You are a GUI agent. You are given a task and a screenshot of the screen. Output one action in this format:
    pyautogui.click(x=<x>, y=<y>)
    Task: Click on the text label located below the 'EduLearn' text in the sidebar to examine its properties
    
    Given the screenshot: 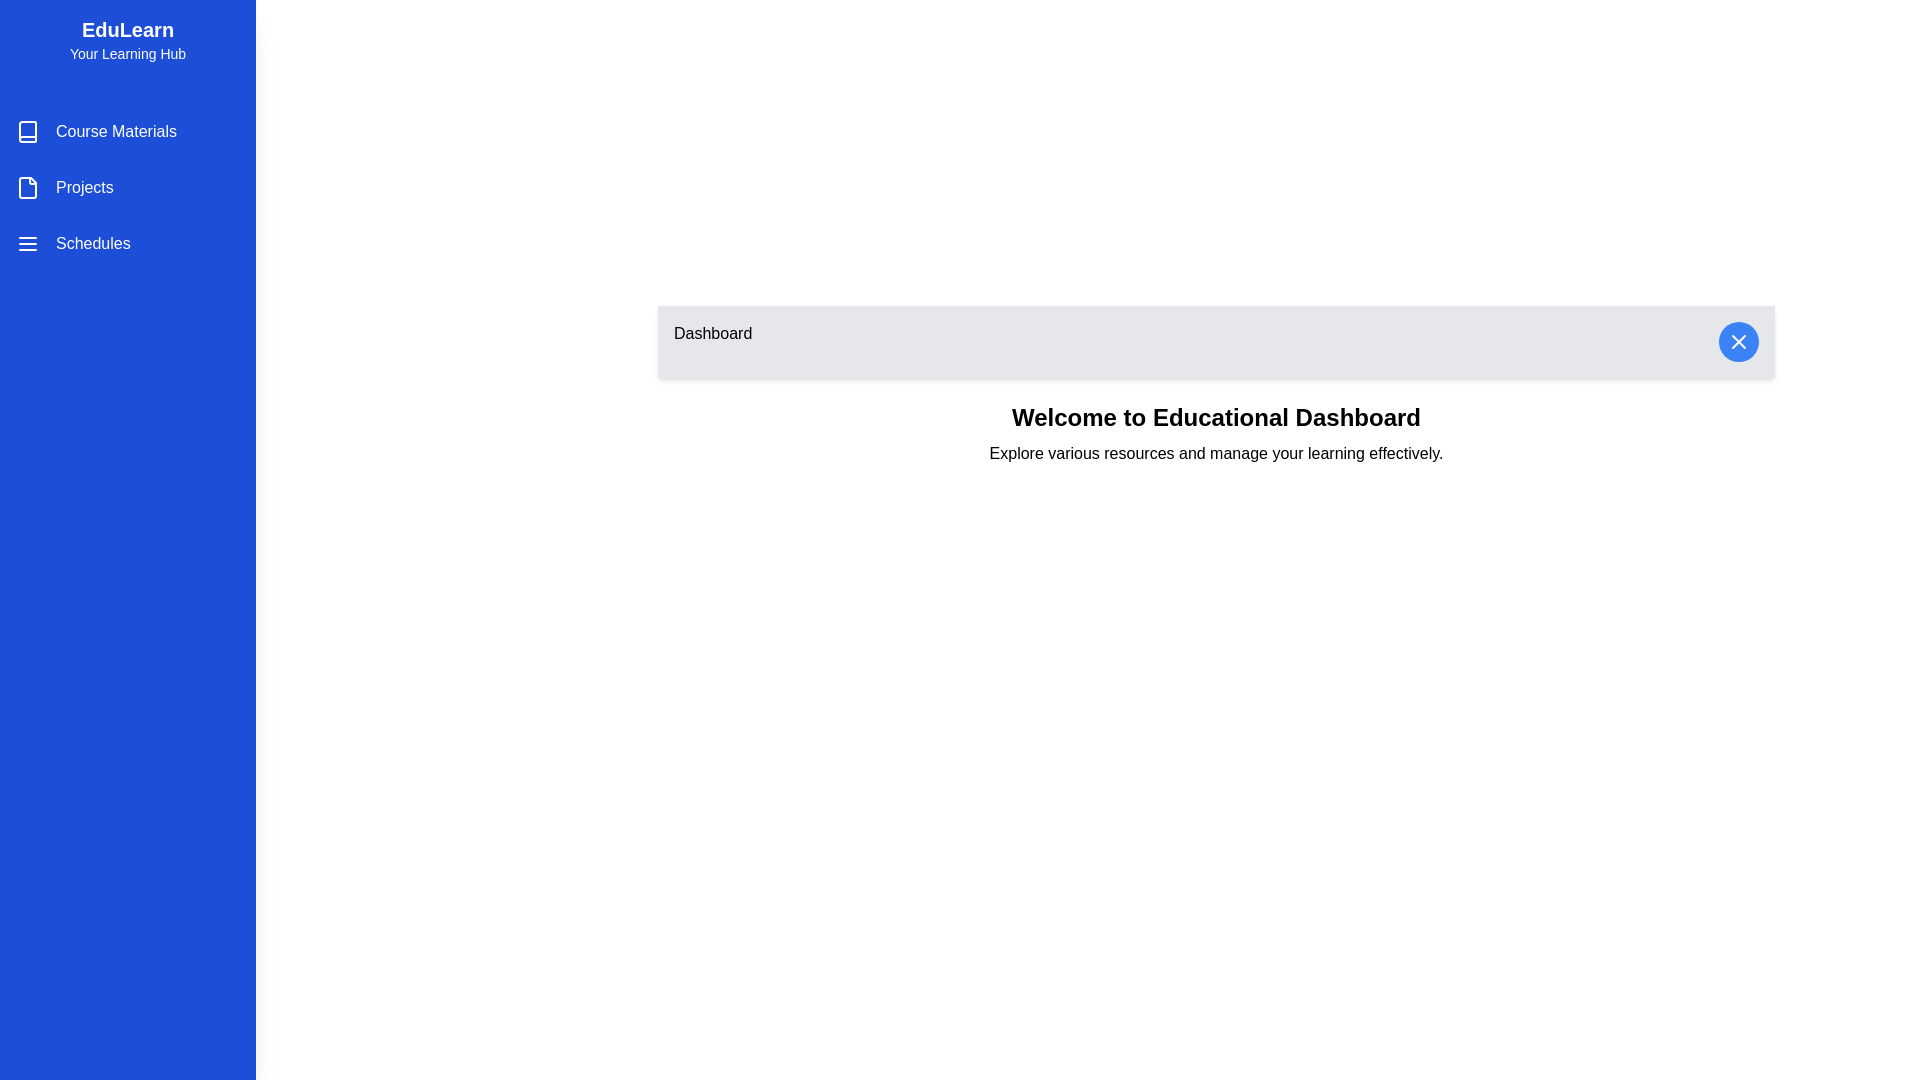 What is the action you would take?
    pyautogui.click(x=127, y=53)
    